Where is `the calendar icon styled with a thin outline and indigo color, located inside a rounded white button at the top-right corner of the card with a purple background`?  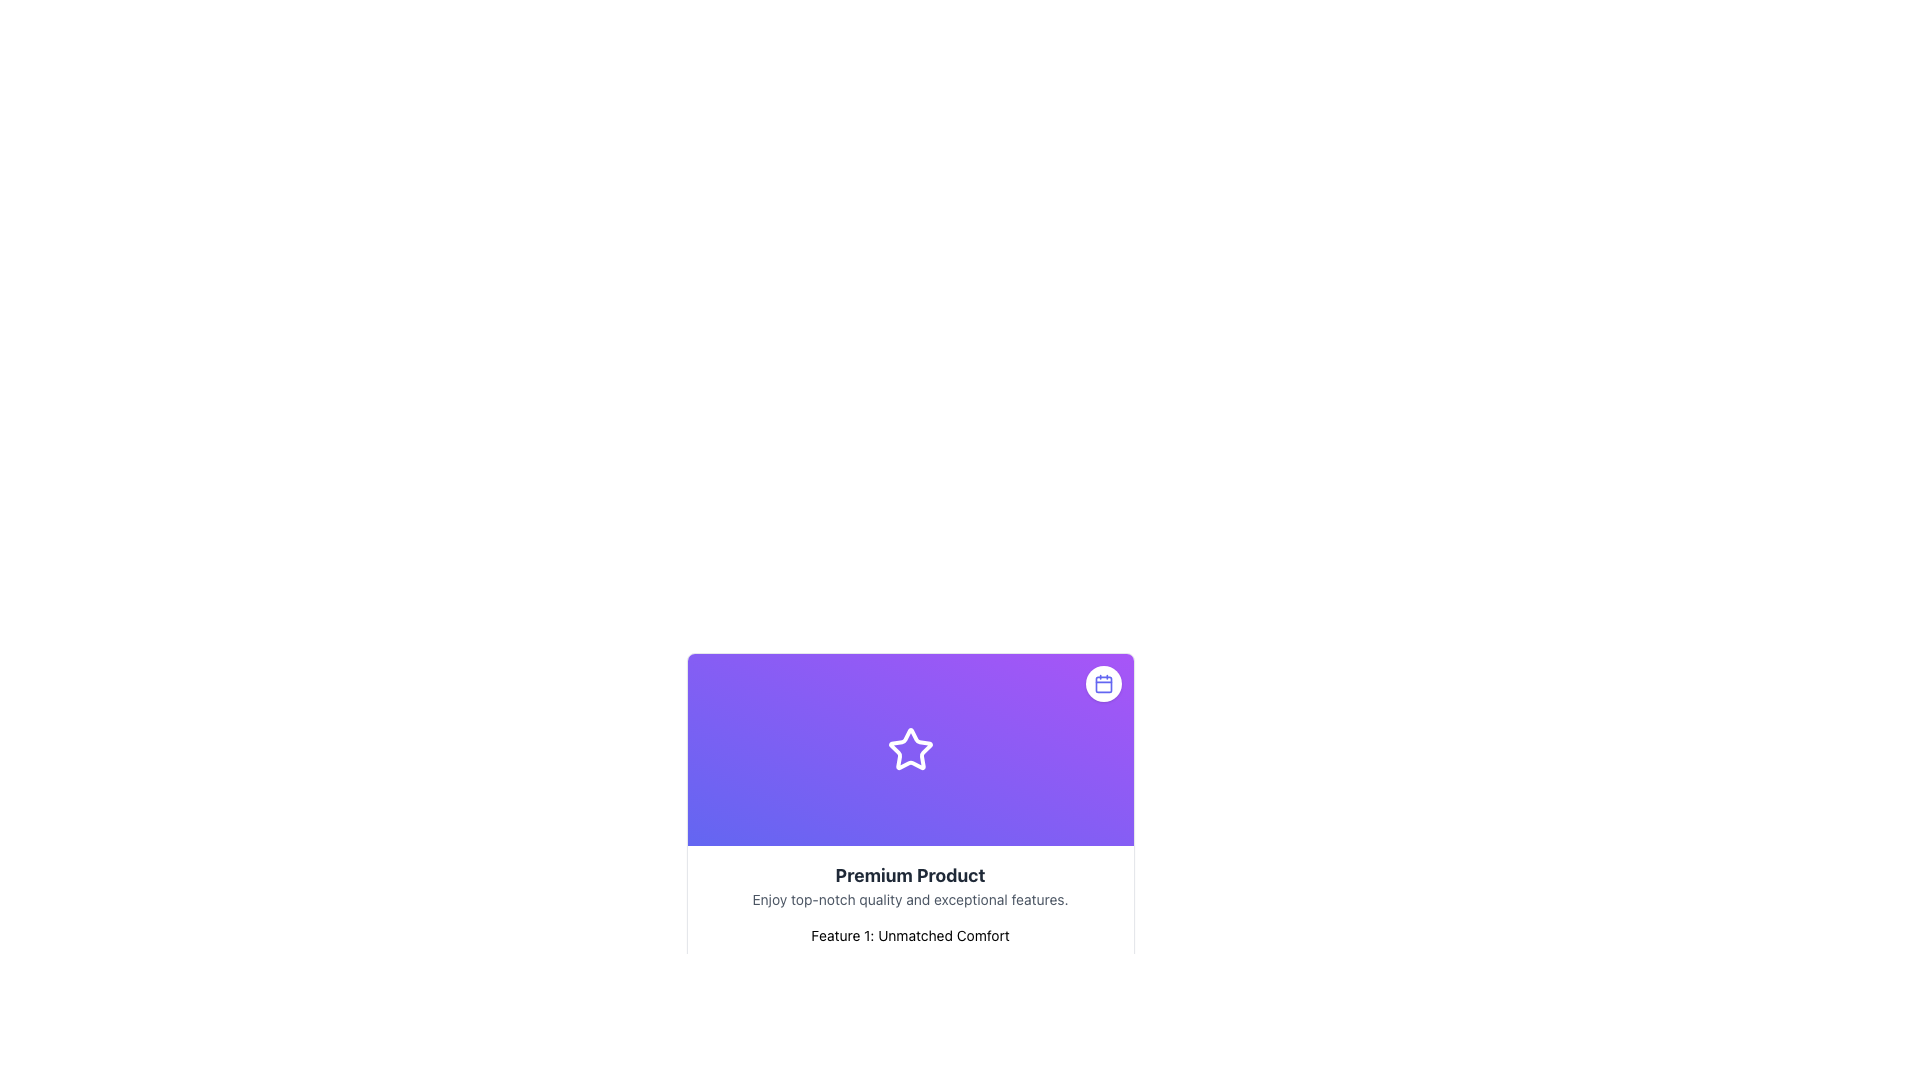 the calendar icon styled with a thin outline and indigo color, located inside a rounded white button at the top-right corner of the card with a purple background is located at coordinates (1102, 682).